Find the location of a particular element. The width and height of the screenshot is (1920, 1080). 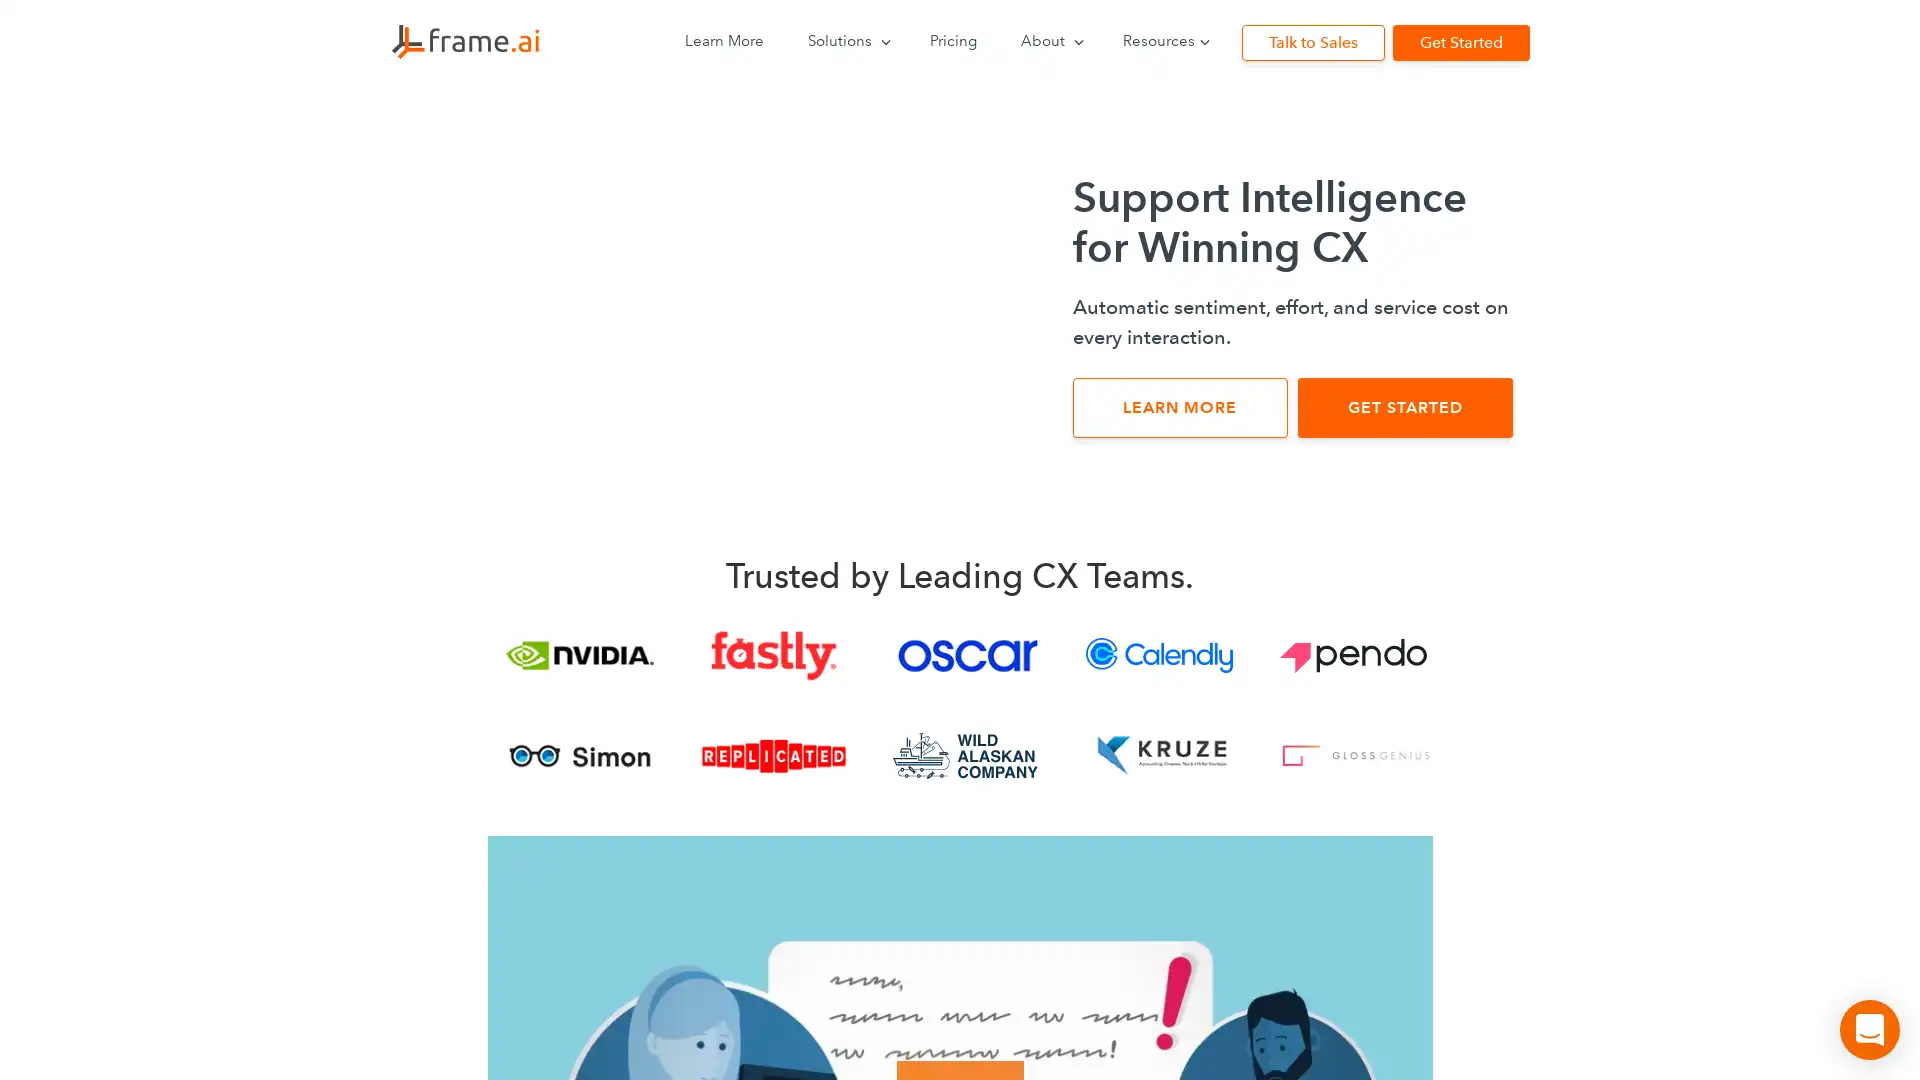

GET STARTED is located at coordinates (1403, 407).